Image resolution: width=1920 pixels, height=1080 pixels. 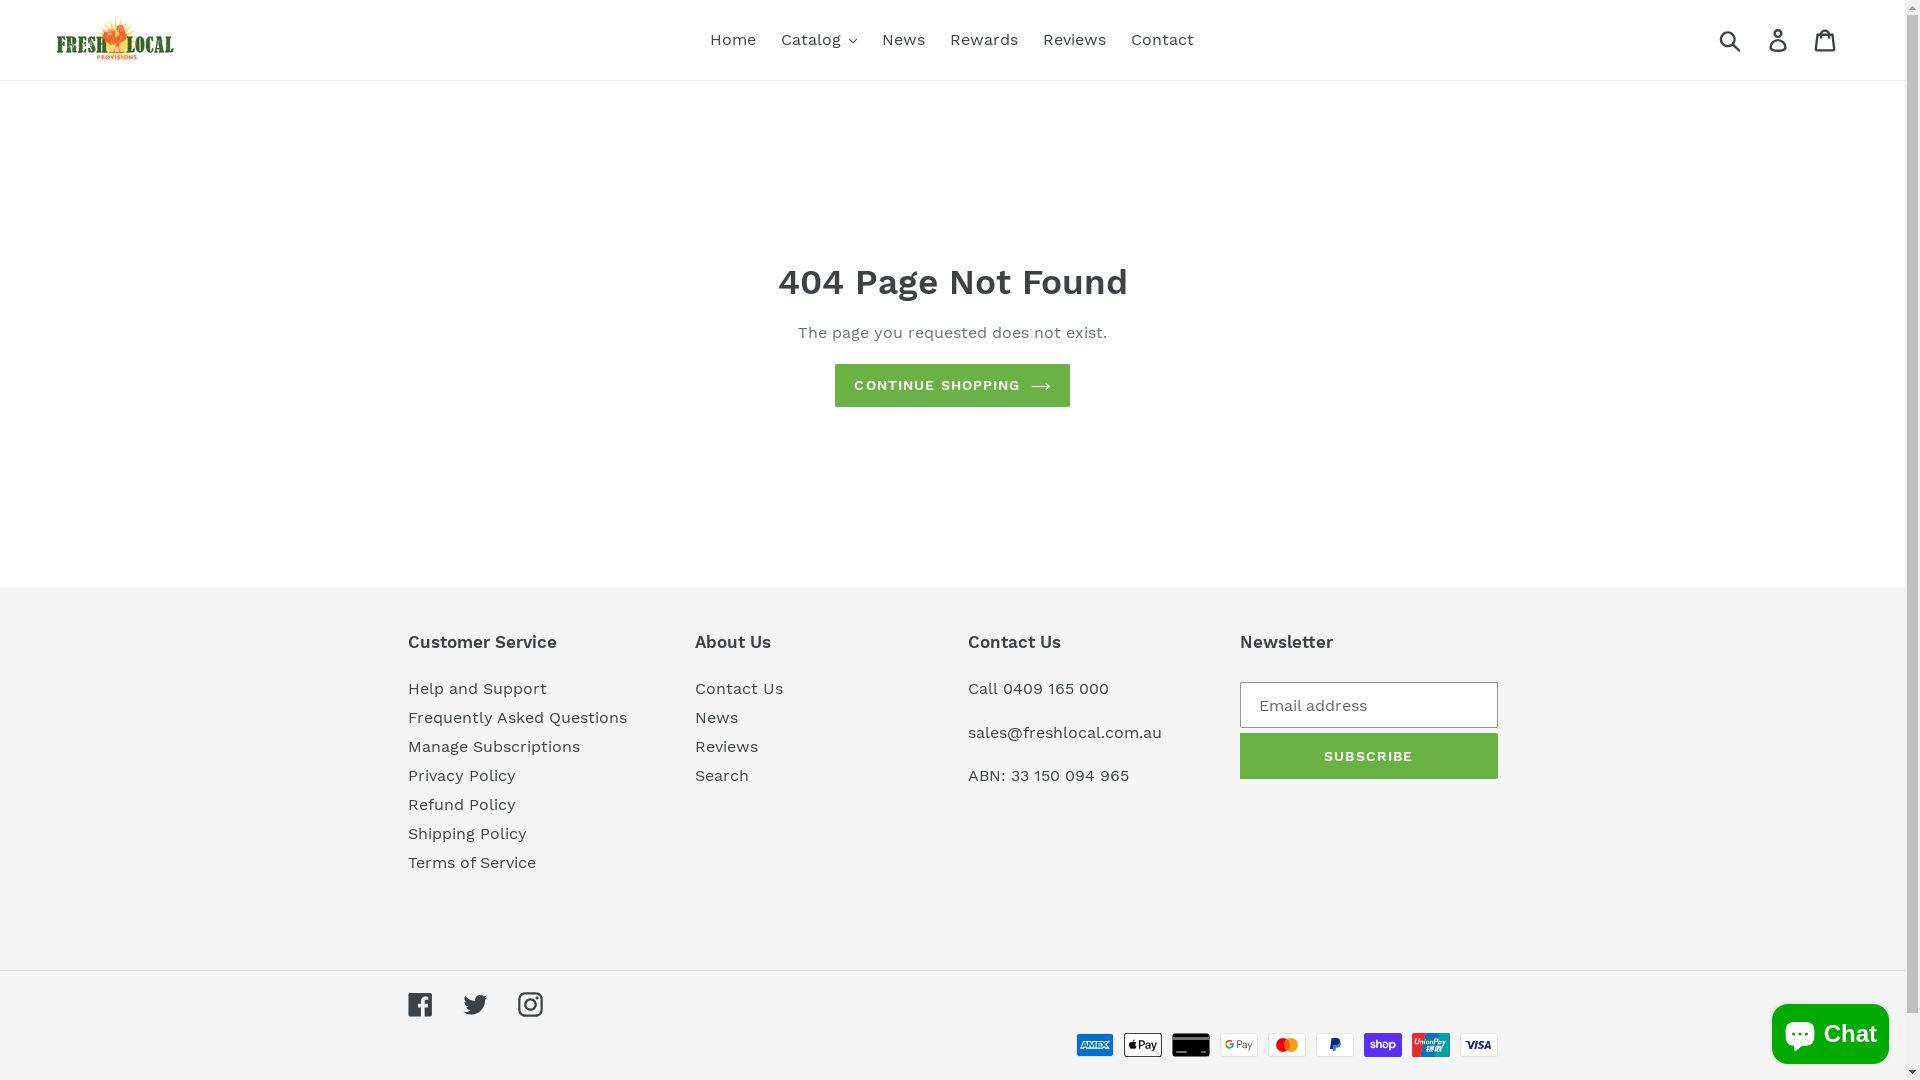 What do you see at coordinates (1238, 756) in the screenshot?
I see `'SUBSCRIBE'` at bounding box center [1238, 756].